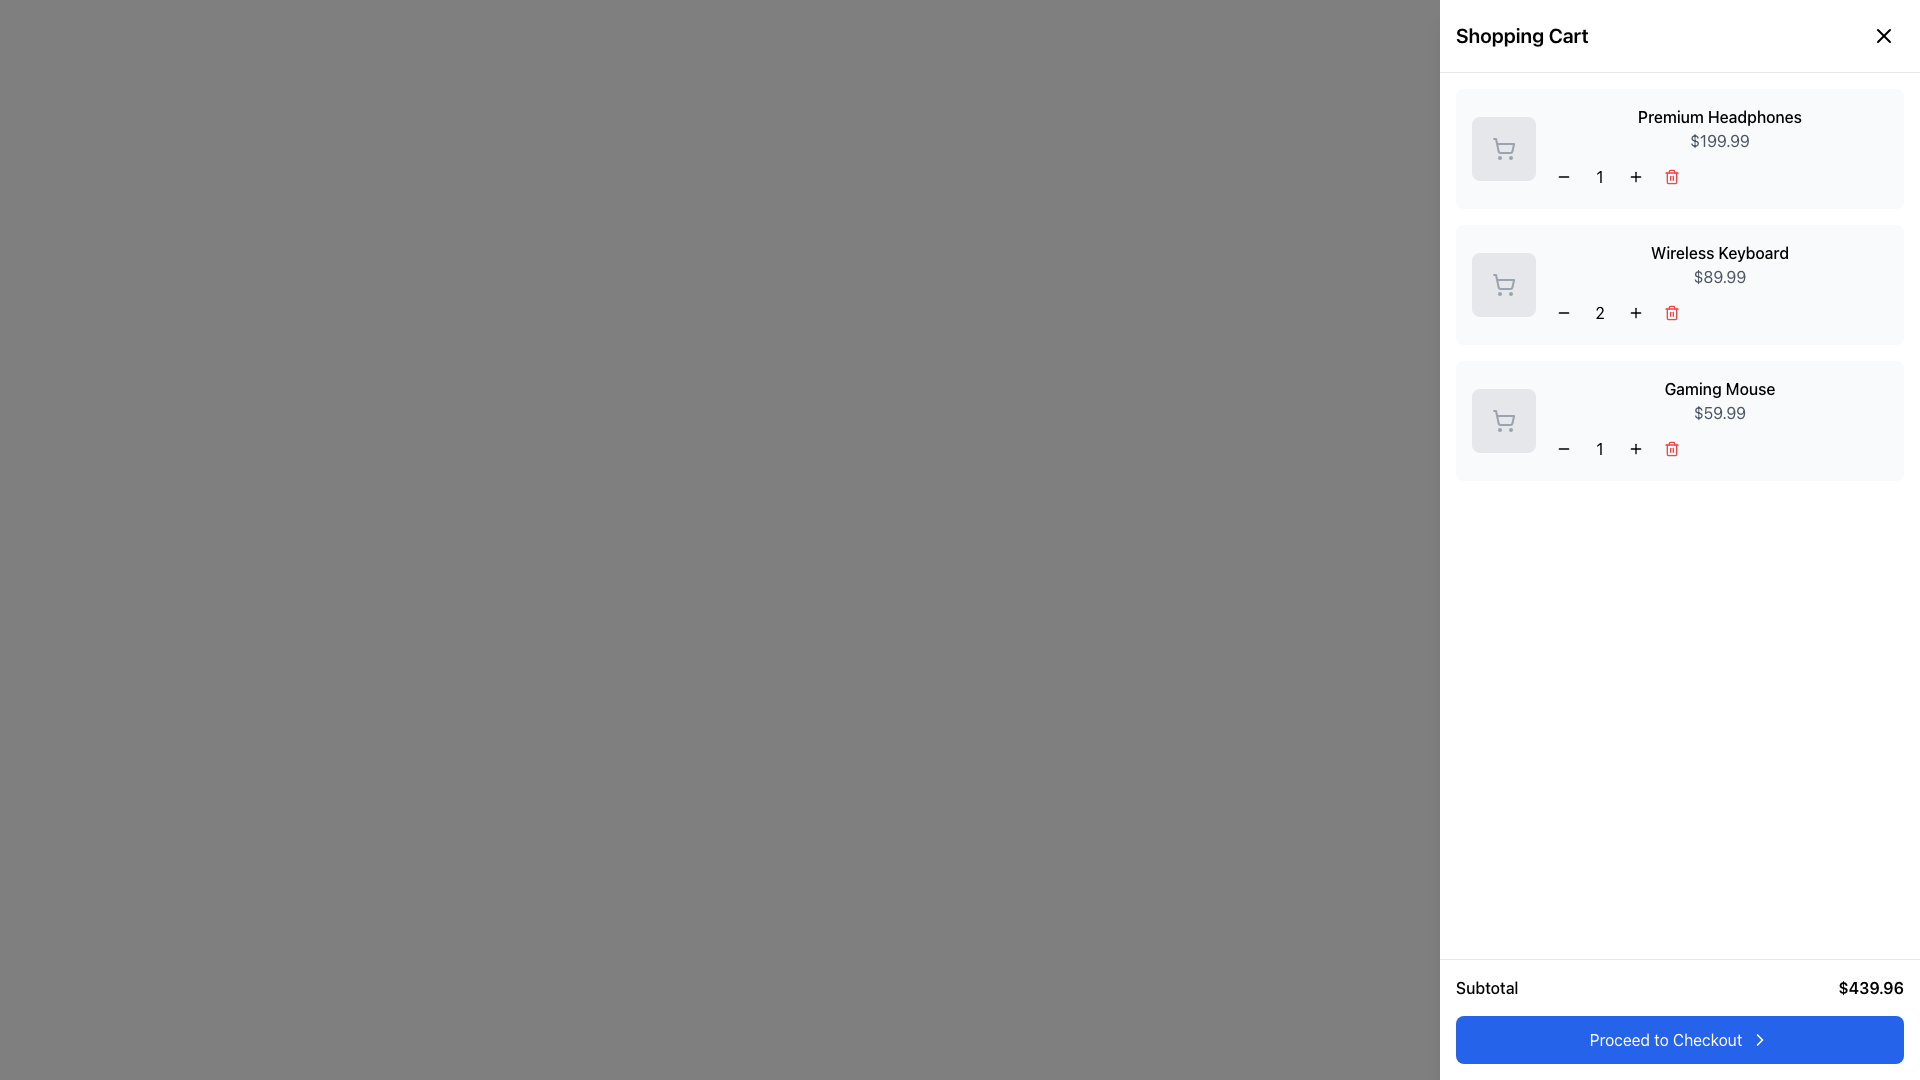  Describe the element at coordinates (1760, 1039) in the screenshot. I see `properties of the chevron-shaped icon with a rightward pointing arrow, which is located at the rightmost end of the 'Proceed to Checkout' button` at that location.